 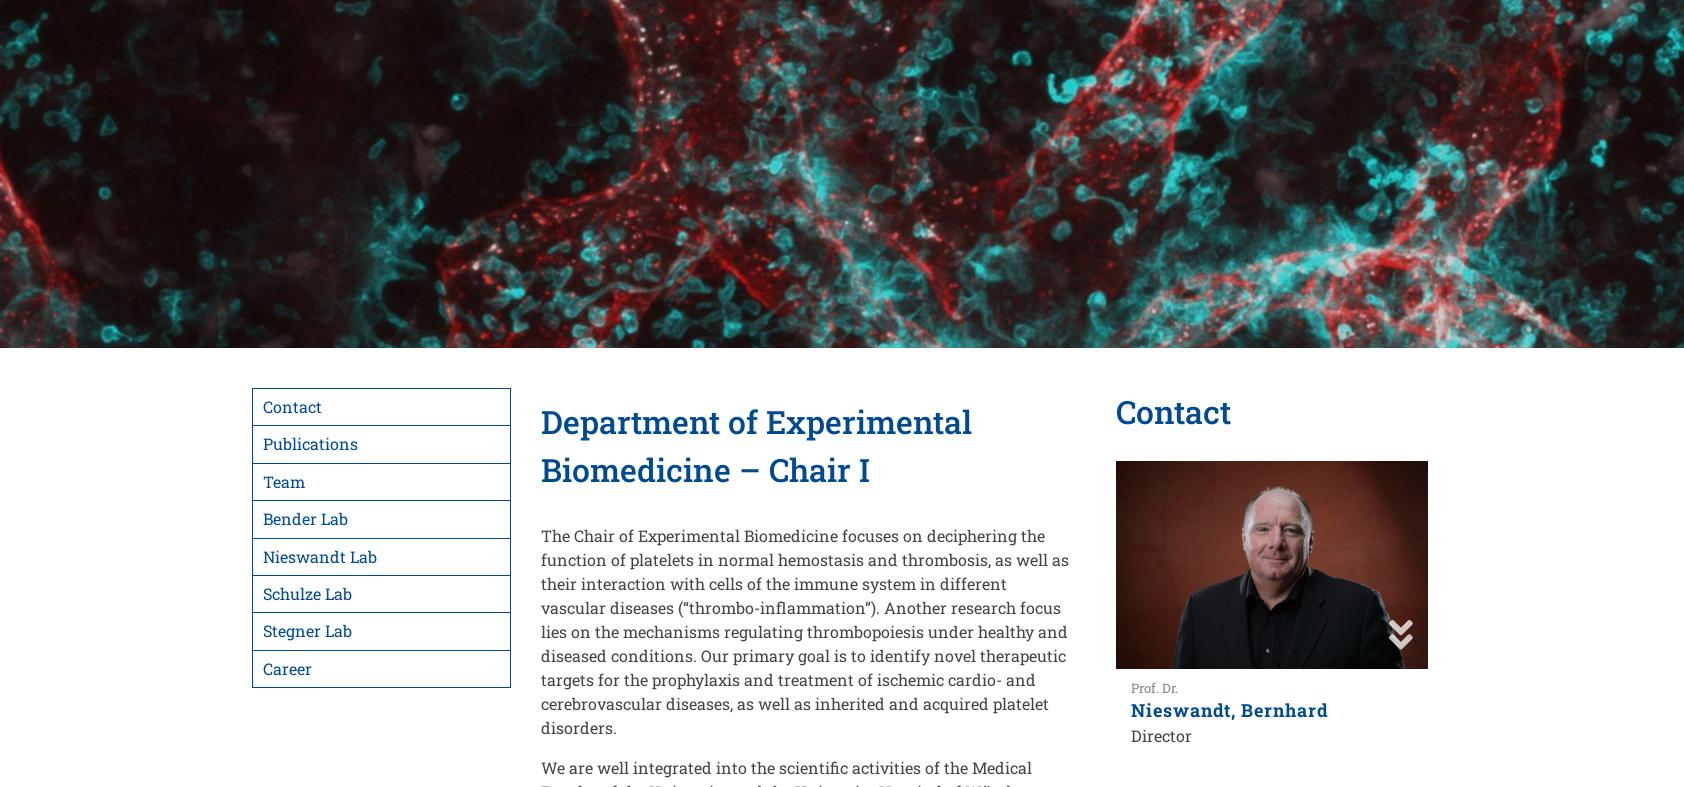 What do you see at coordinates (263, 518) in the screenshot?
I see `'Bender Lab'` at bounding box center [263, 518].